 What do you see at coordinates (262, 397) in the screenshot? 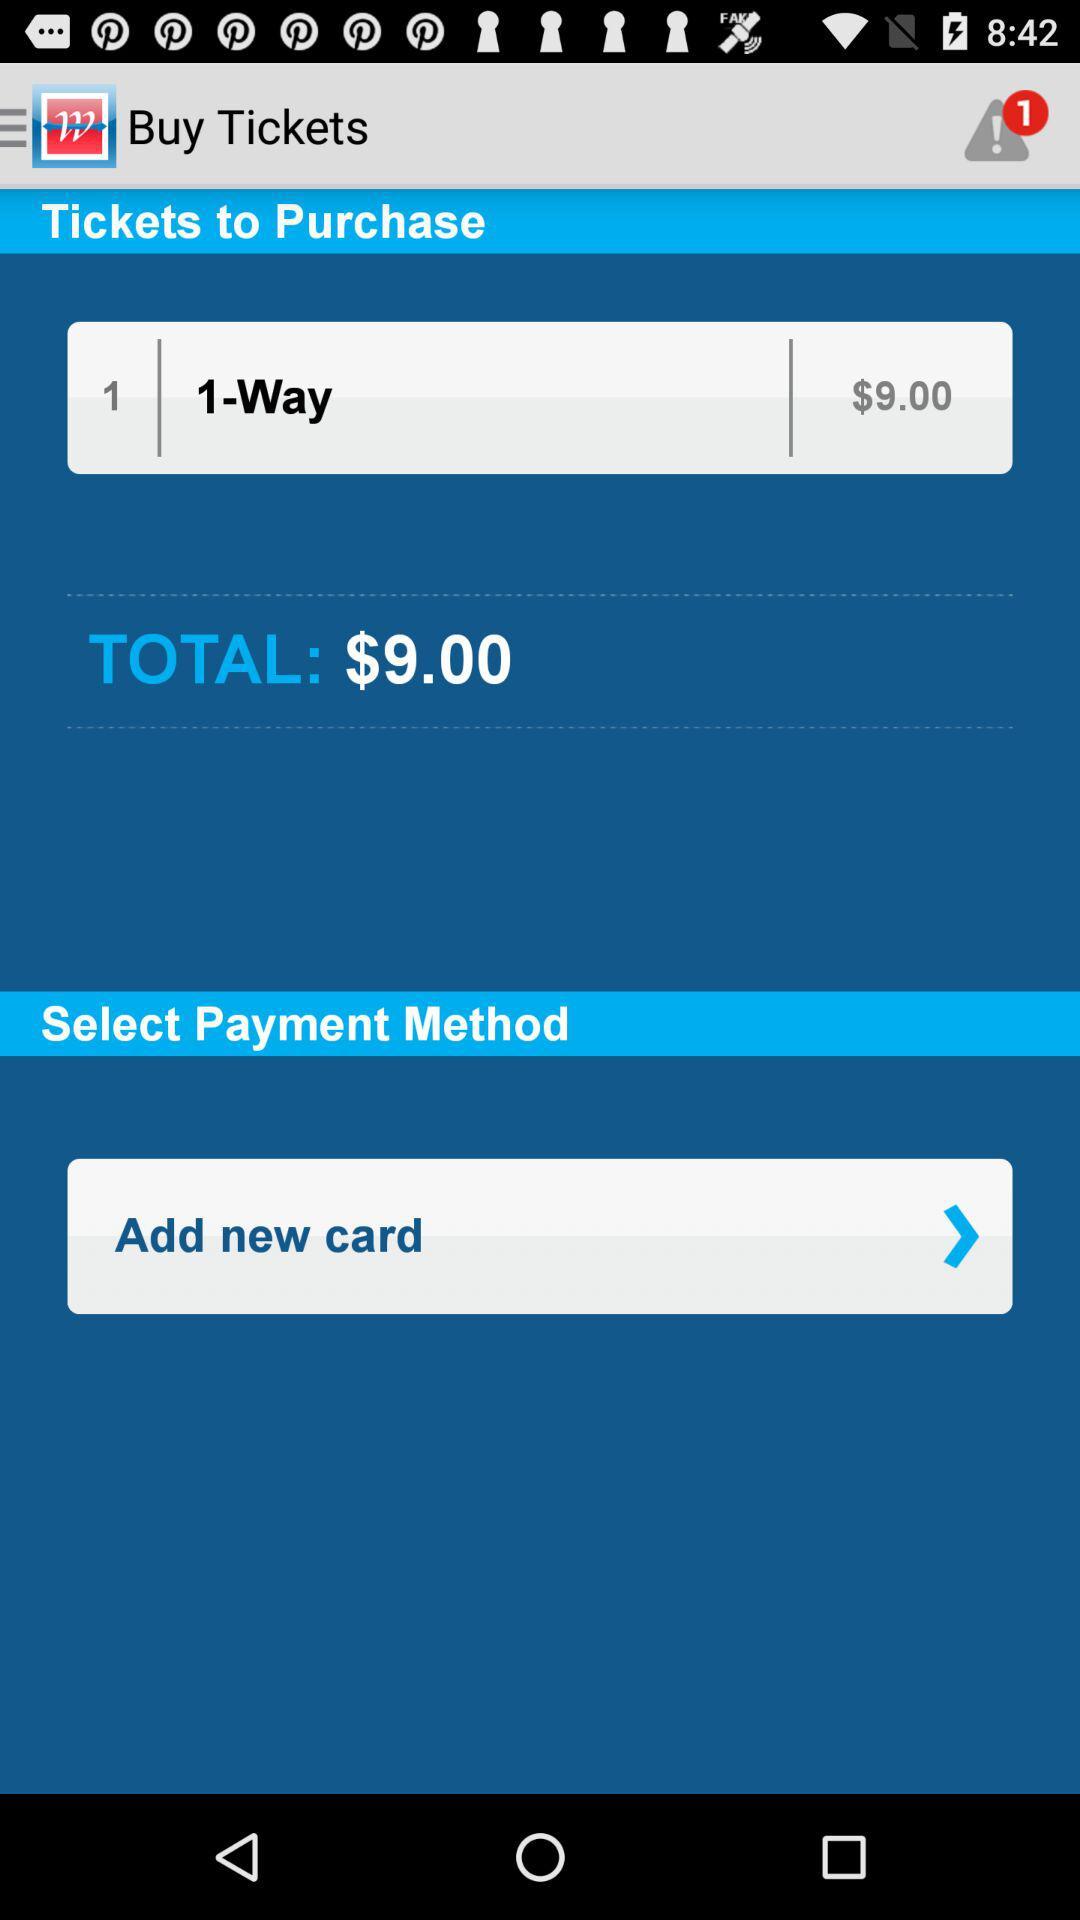
I see `1-way item` at bounding box center [262, 397].